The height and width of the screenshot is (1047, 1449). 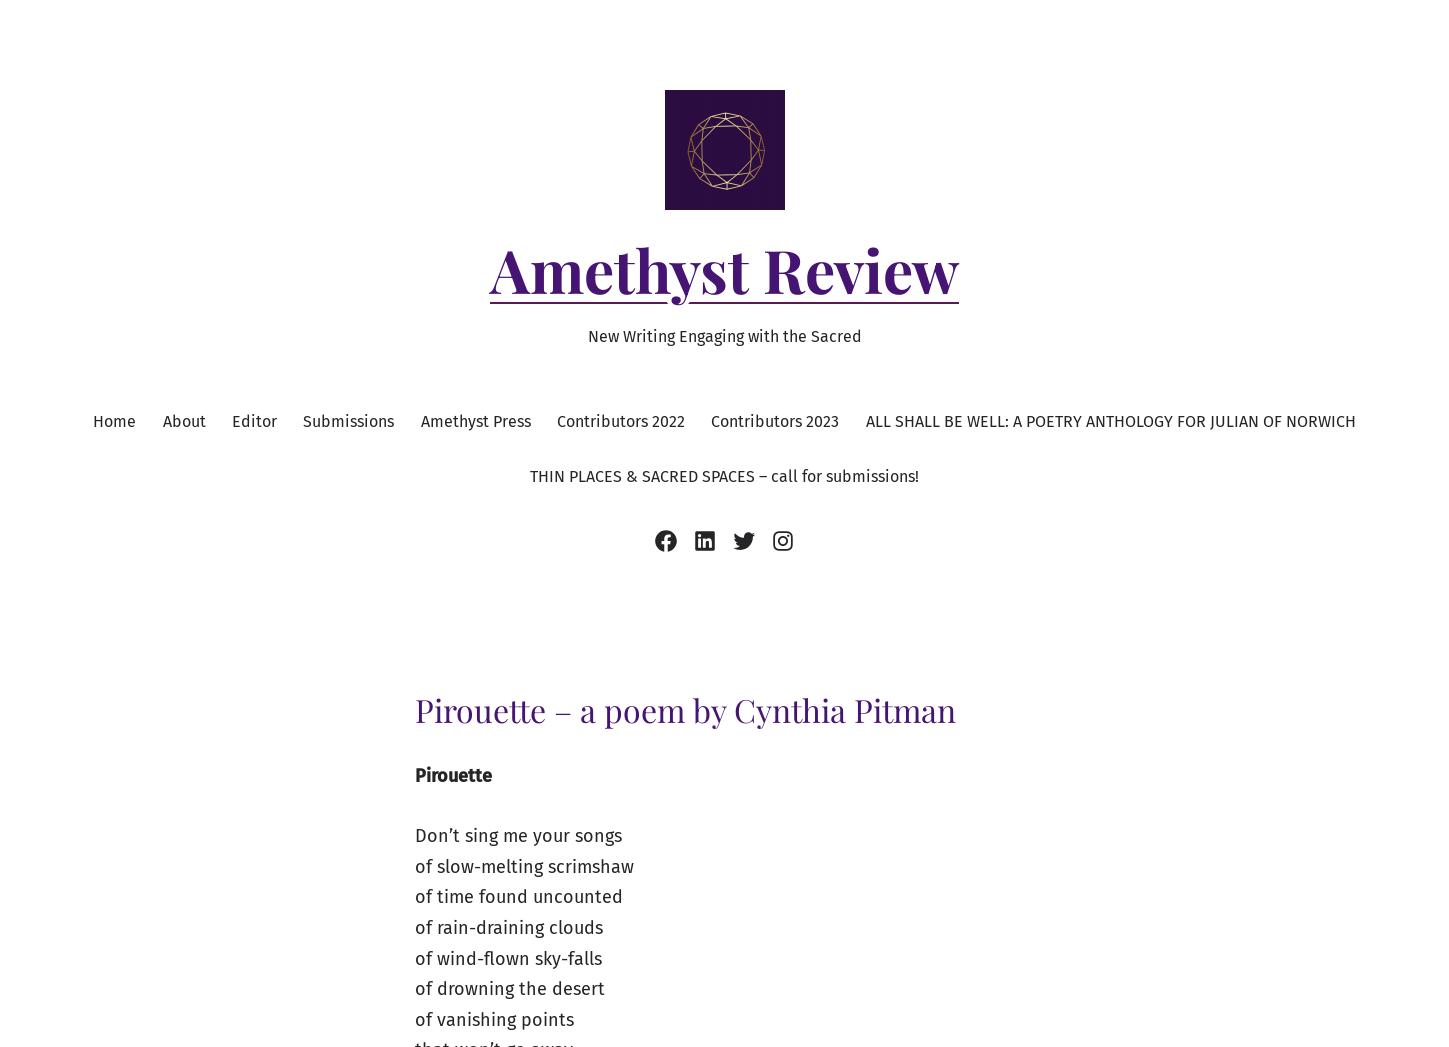 I want to click on 'New Writing Engaging with the Sacred', so click(x=724, y=336).